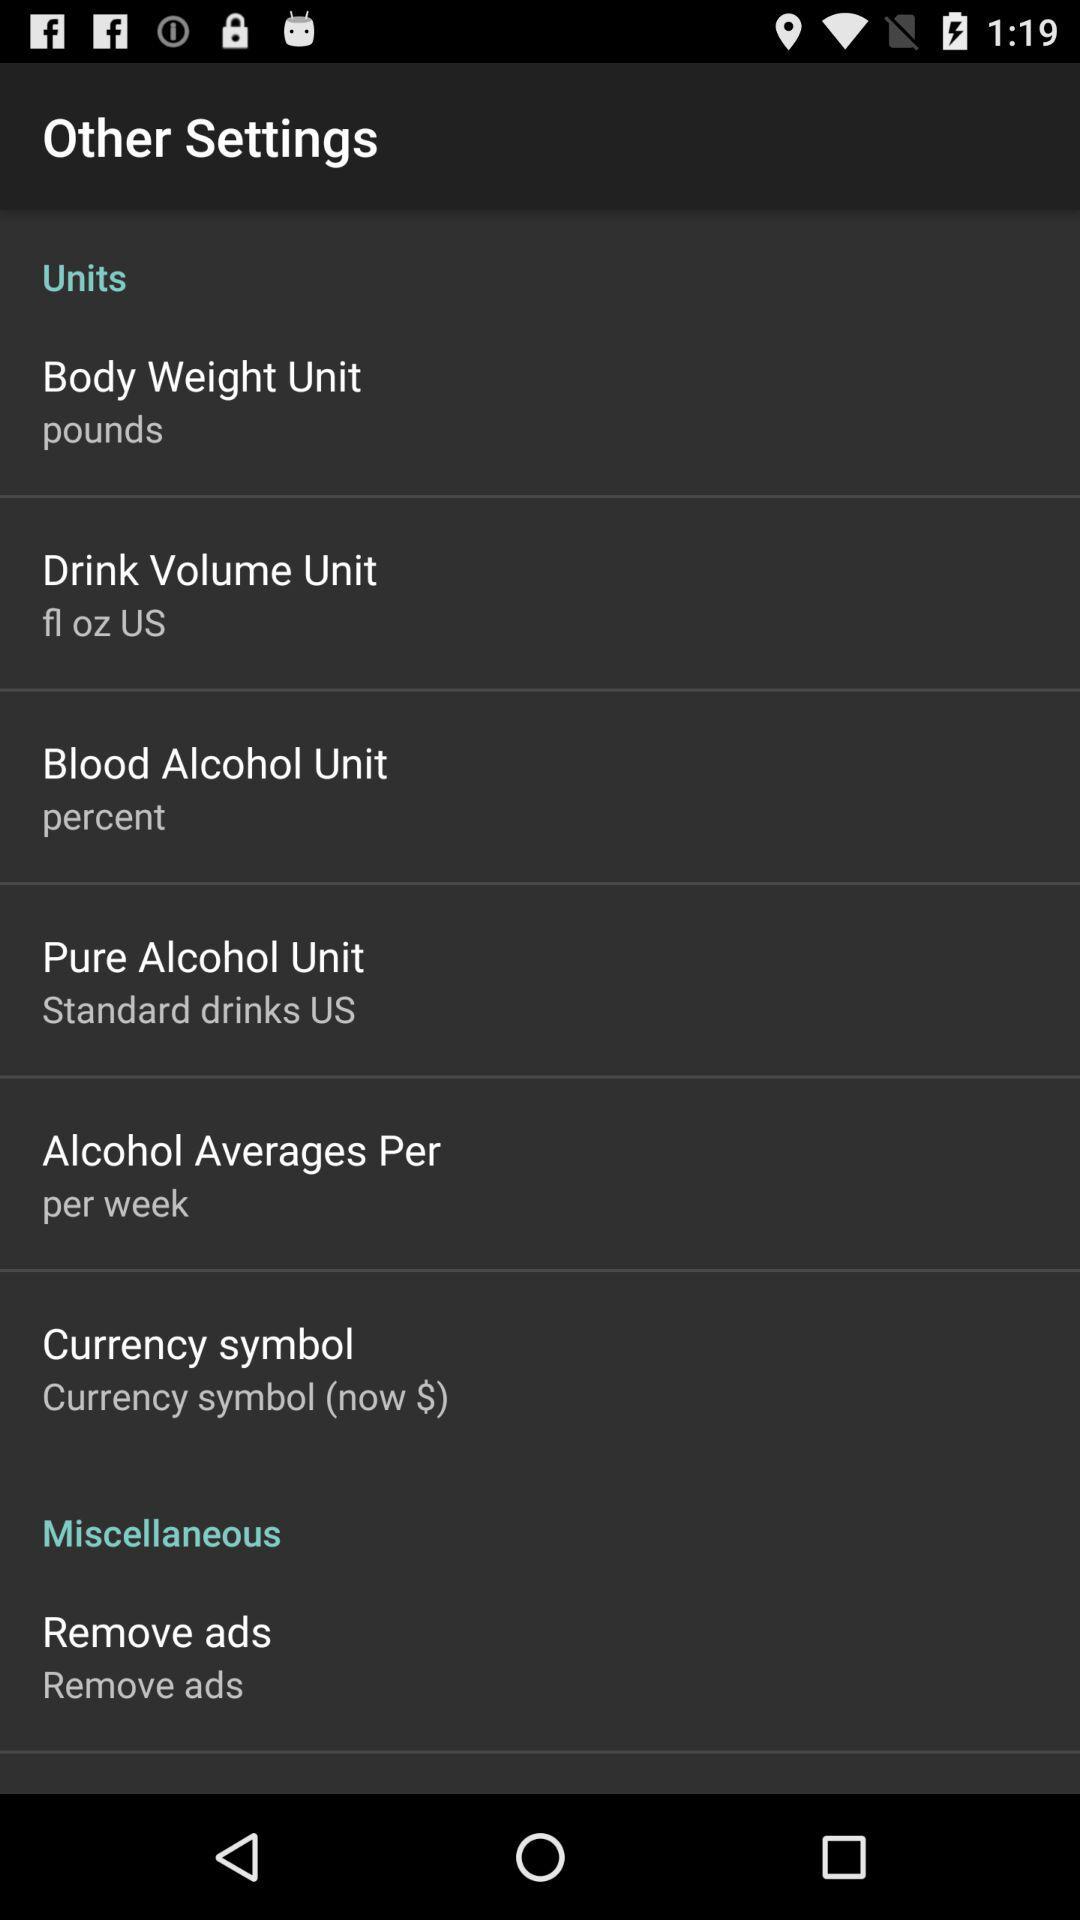 The width and height of the screenshot is (1080, 1920). I want to click on percent item, so click(103, 815).